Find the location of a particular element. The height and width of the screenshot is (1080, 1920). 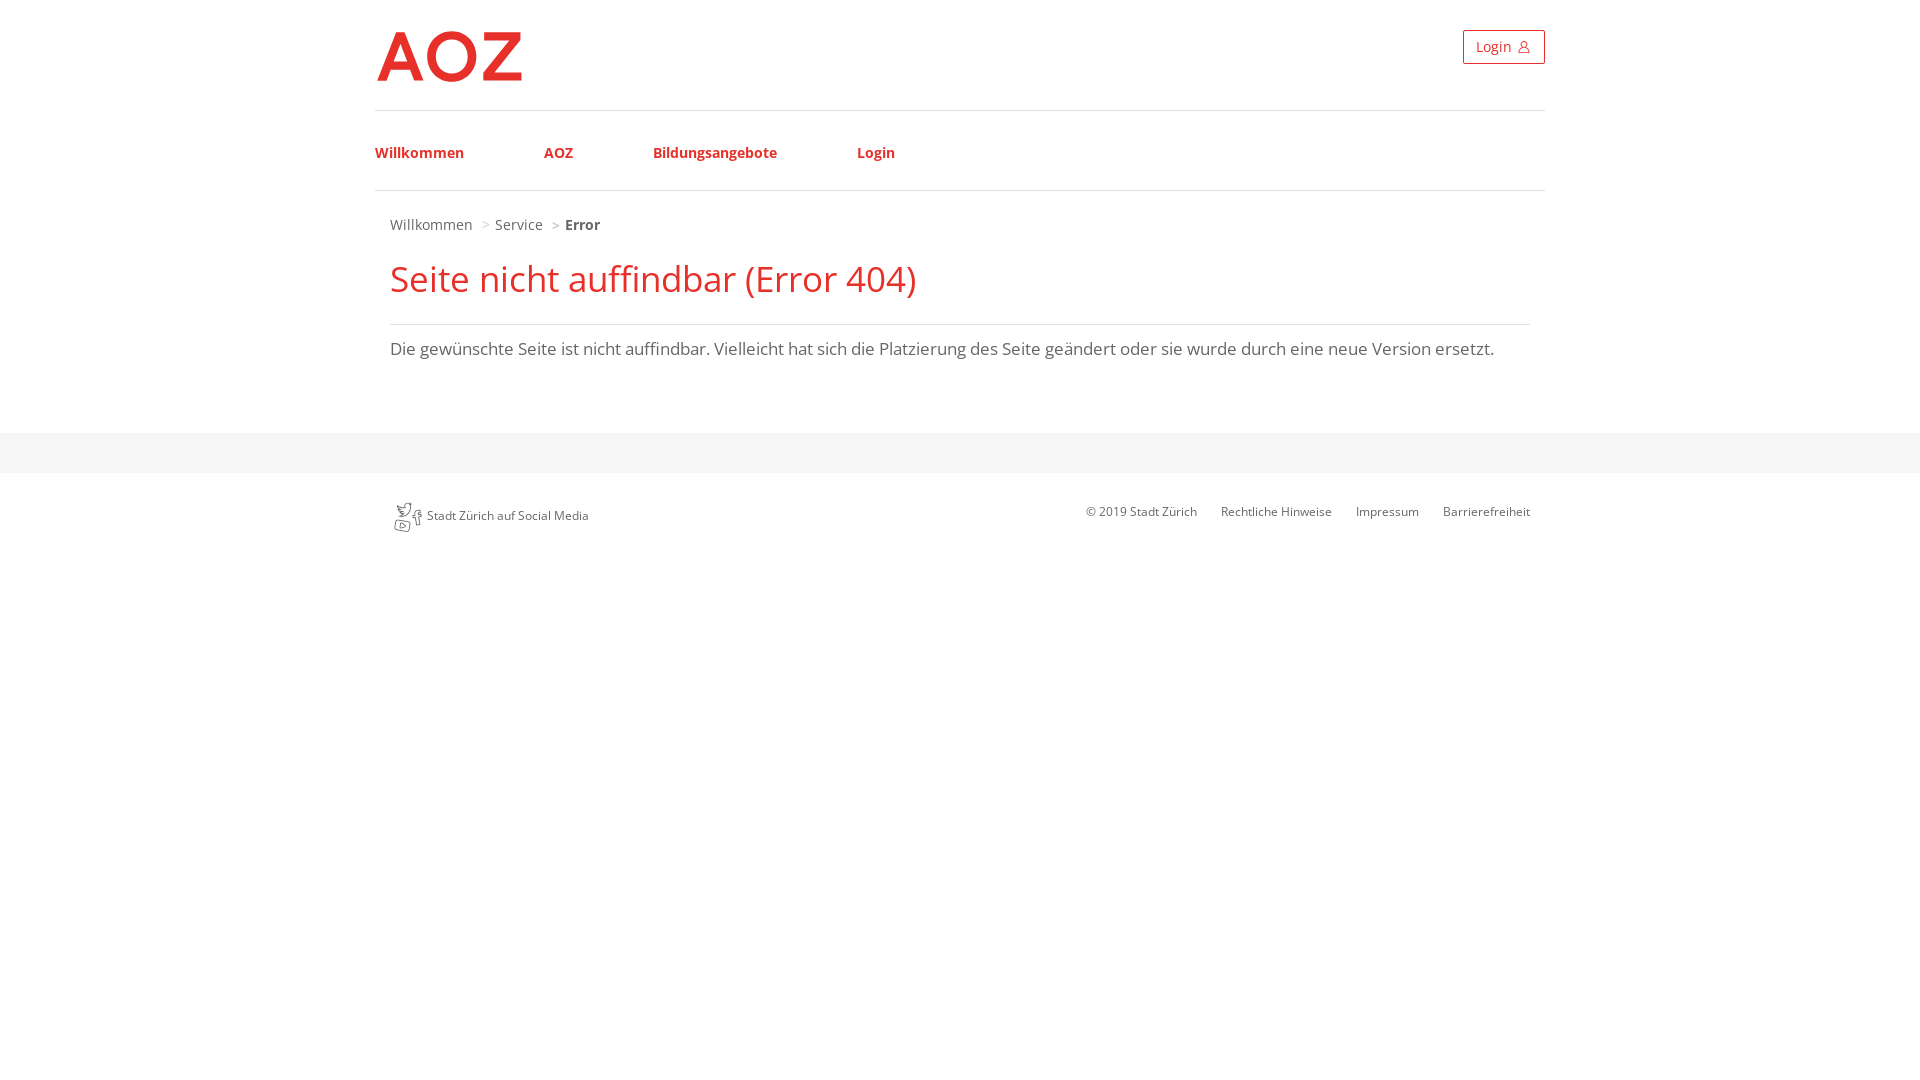

'Login' is located at coordinates (875, 149).